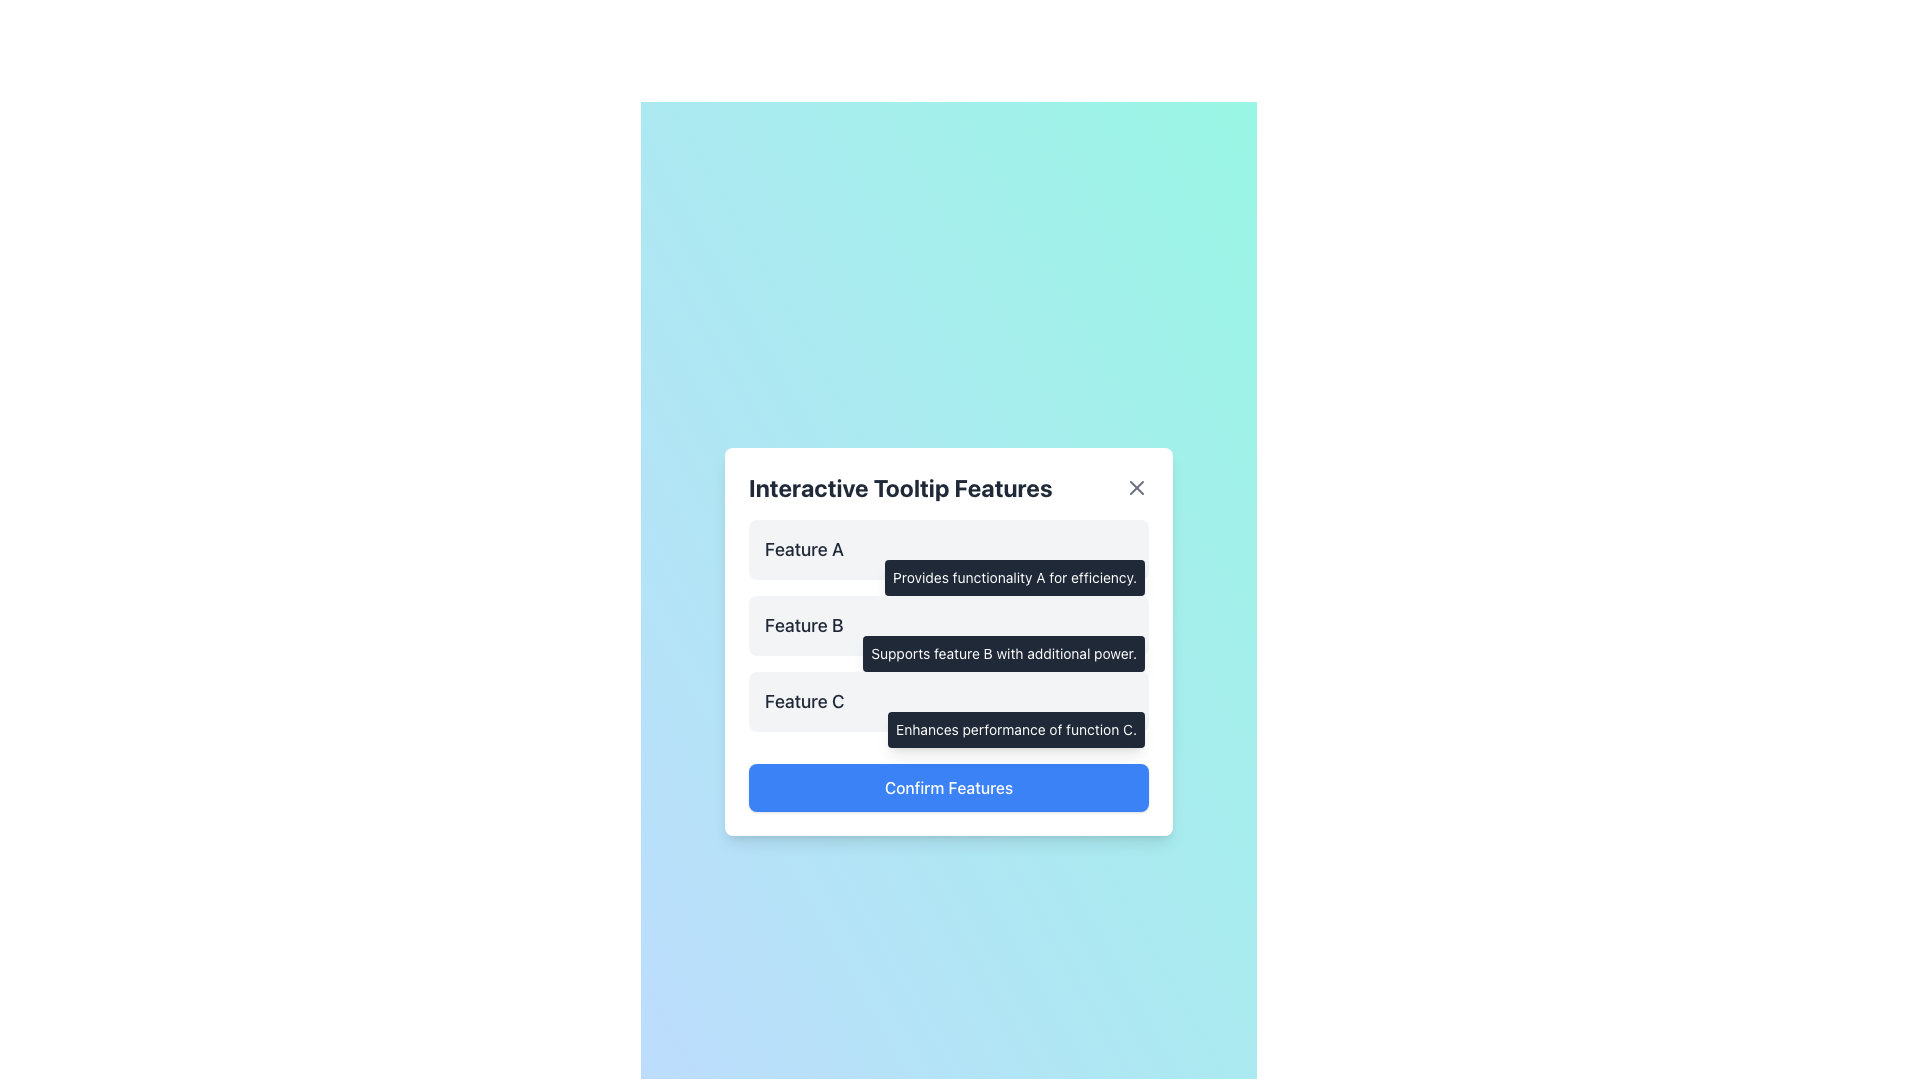 This screenshot has height=1080, width=1920. What do you see at coordinates (804, 550) in the screenshot?
I see `the label that indicates the name or identifier of the associated functionality at the top of the list in the modal window` at bounding box center [804, 550].